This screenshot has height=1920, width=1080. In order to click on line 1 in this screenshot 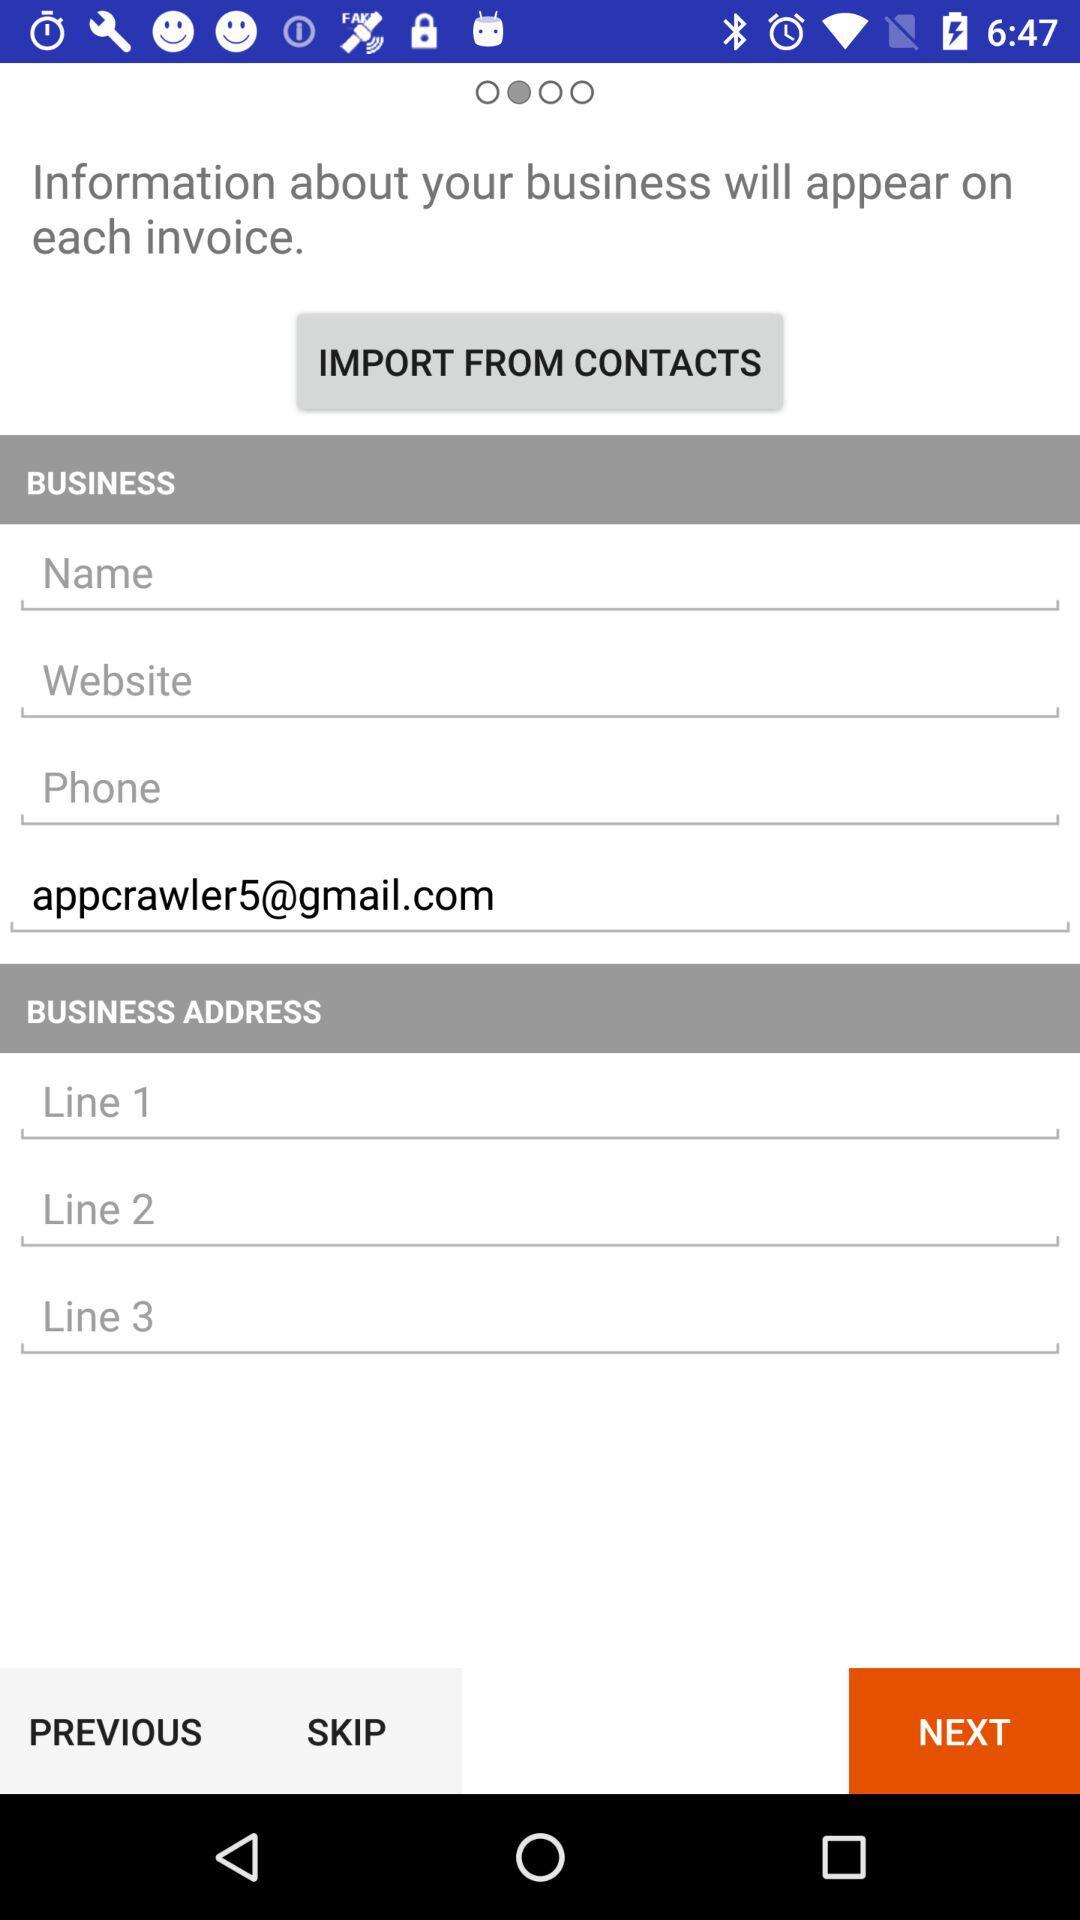, I will do `click(540, 1100)`.